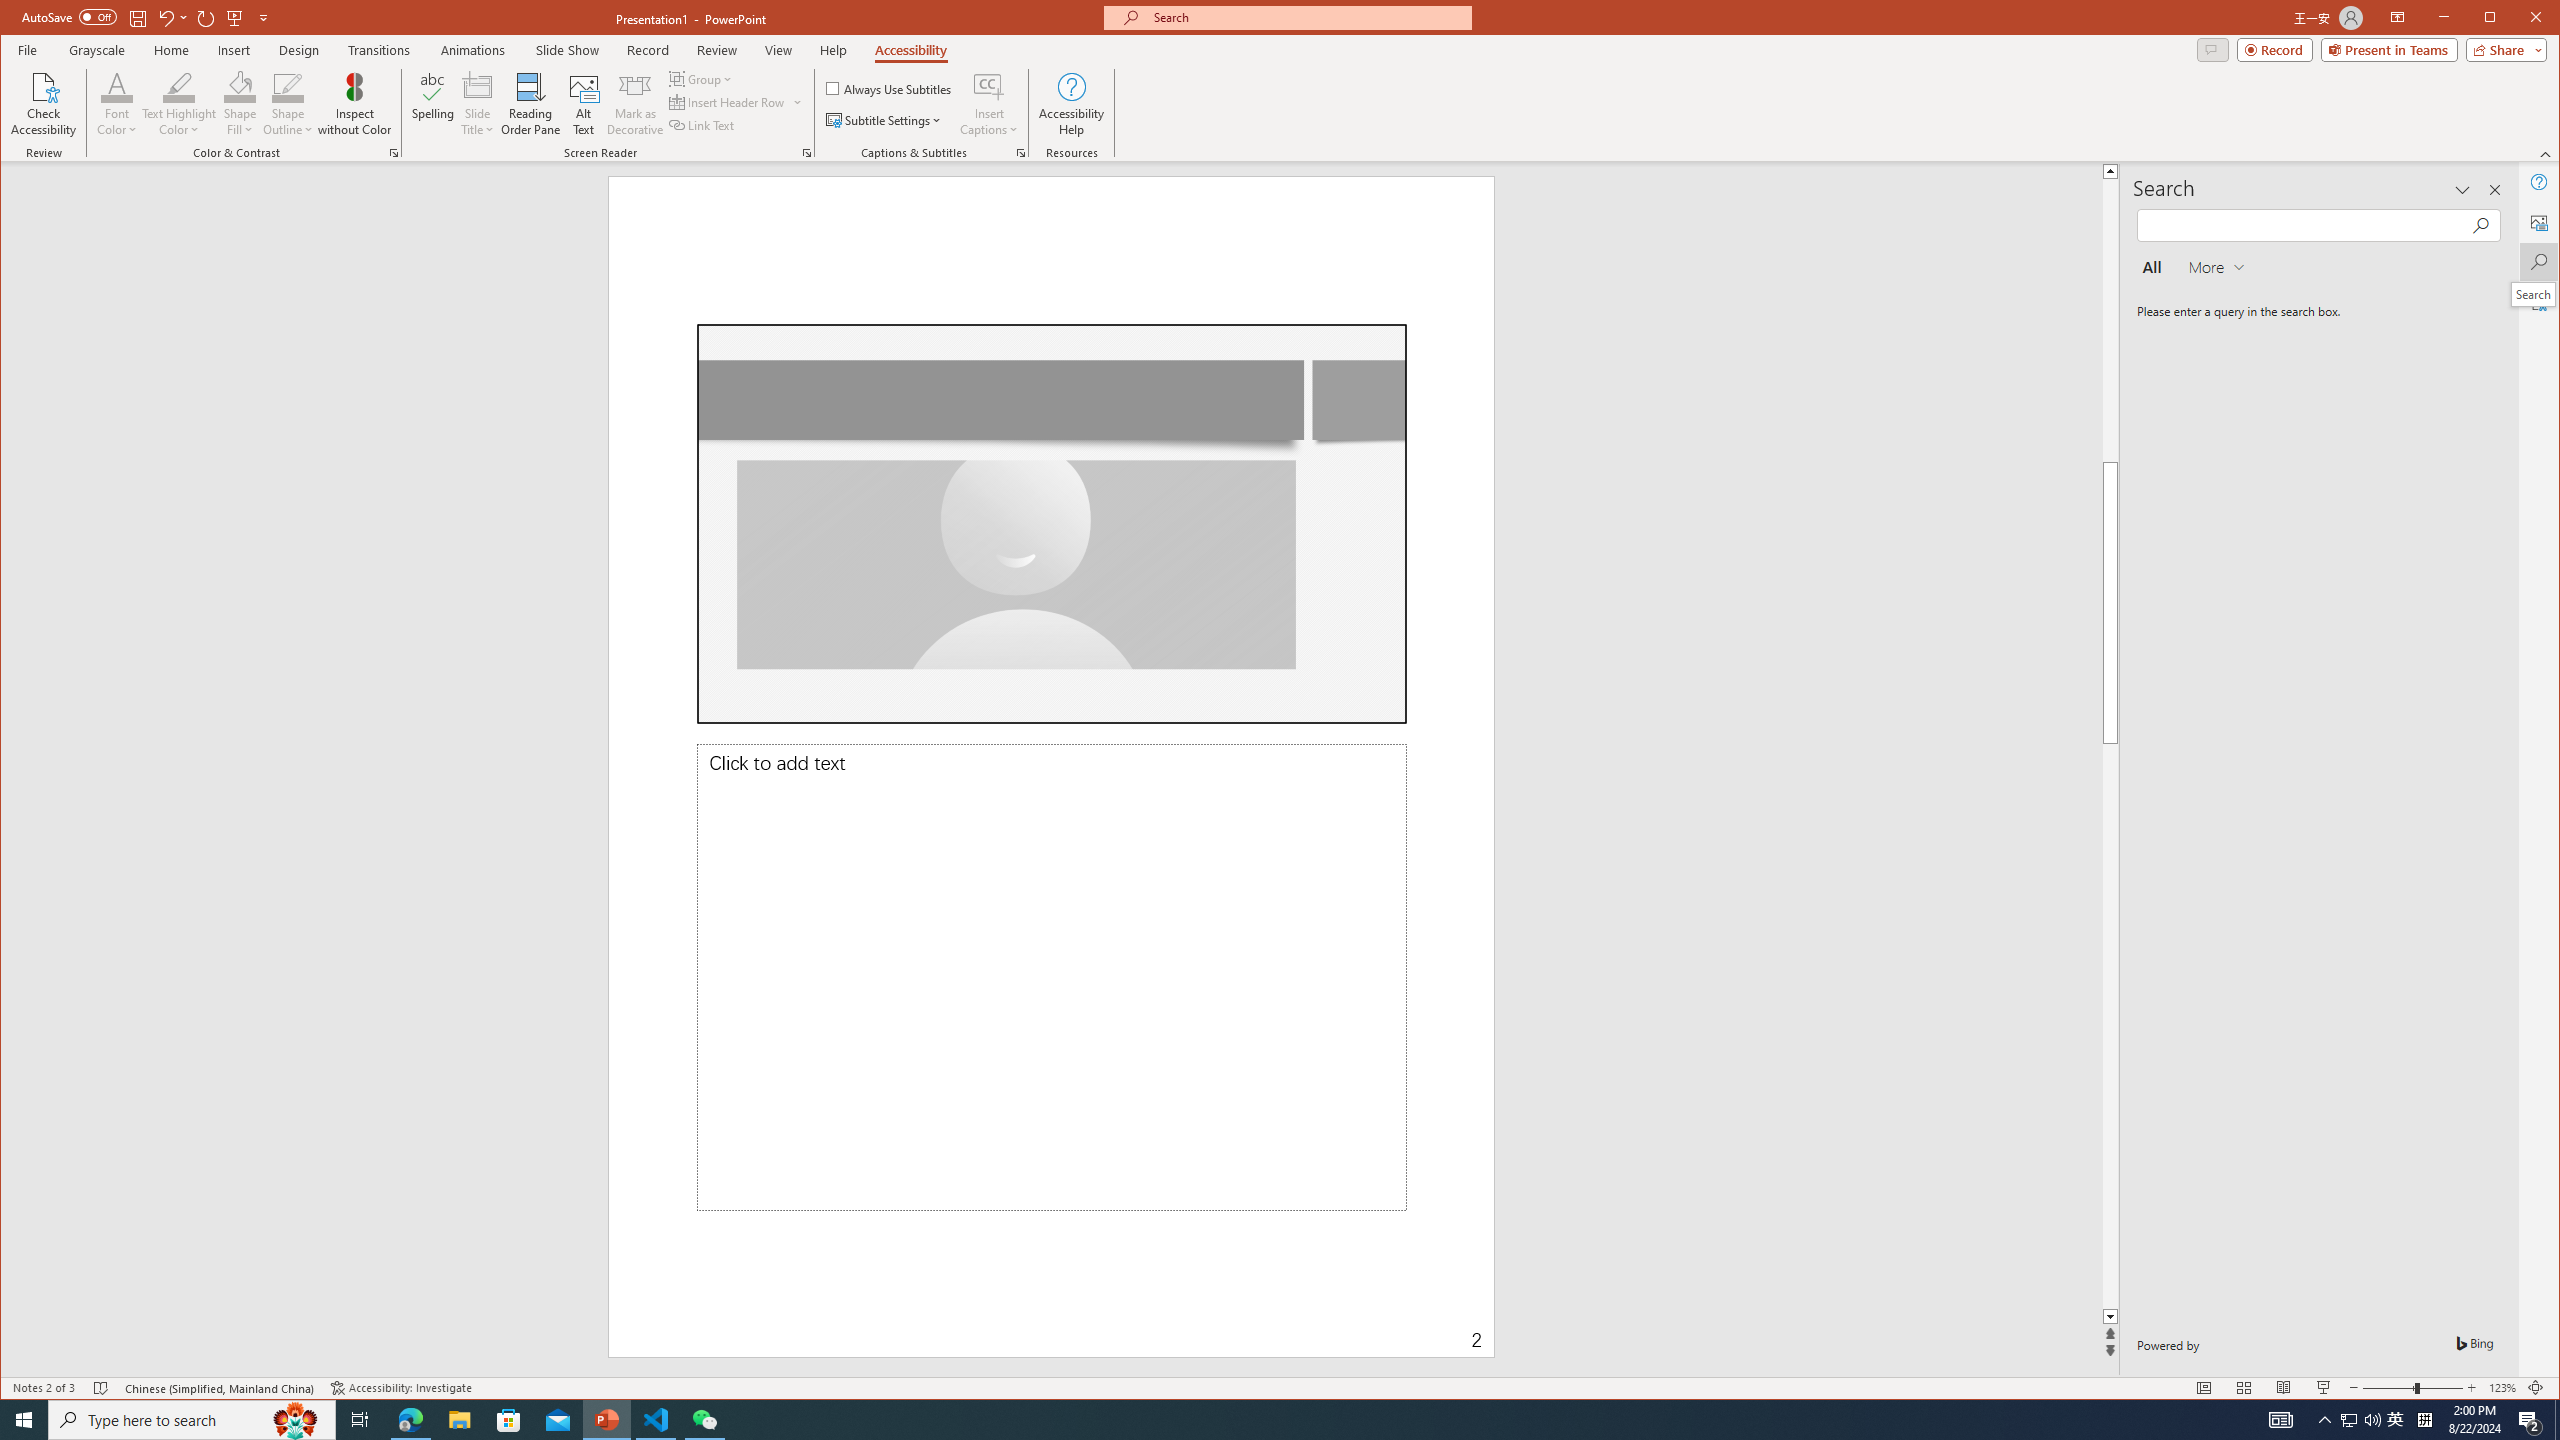 This screenshot has height=1440, width=2560. I want to click on 'Maximize', so click(2519, 19).